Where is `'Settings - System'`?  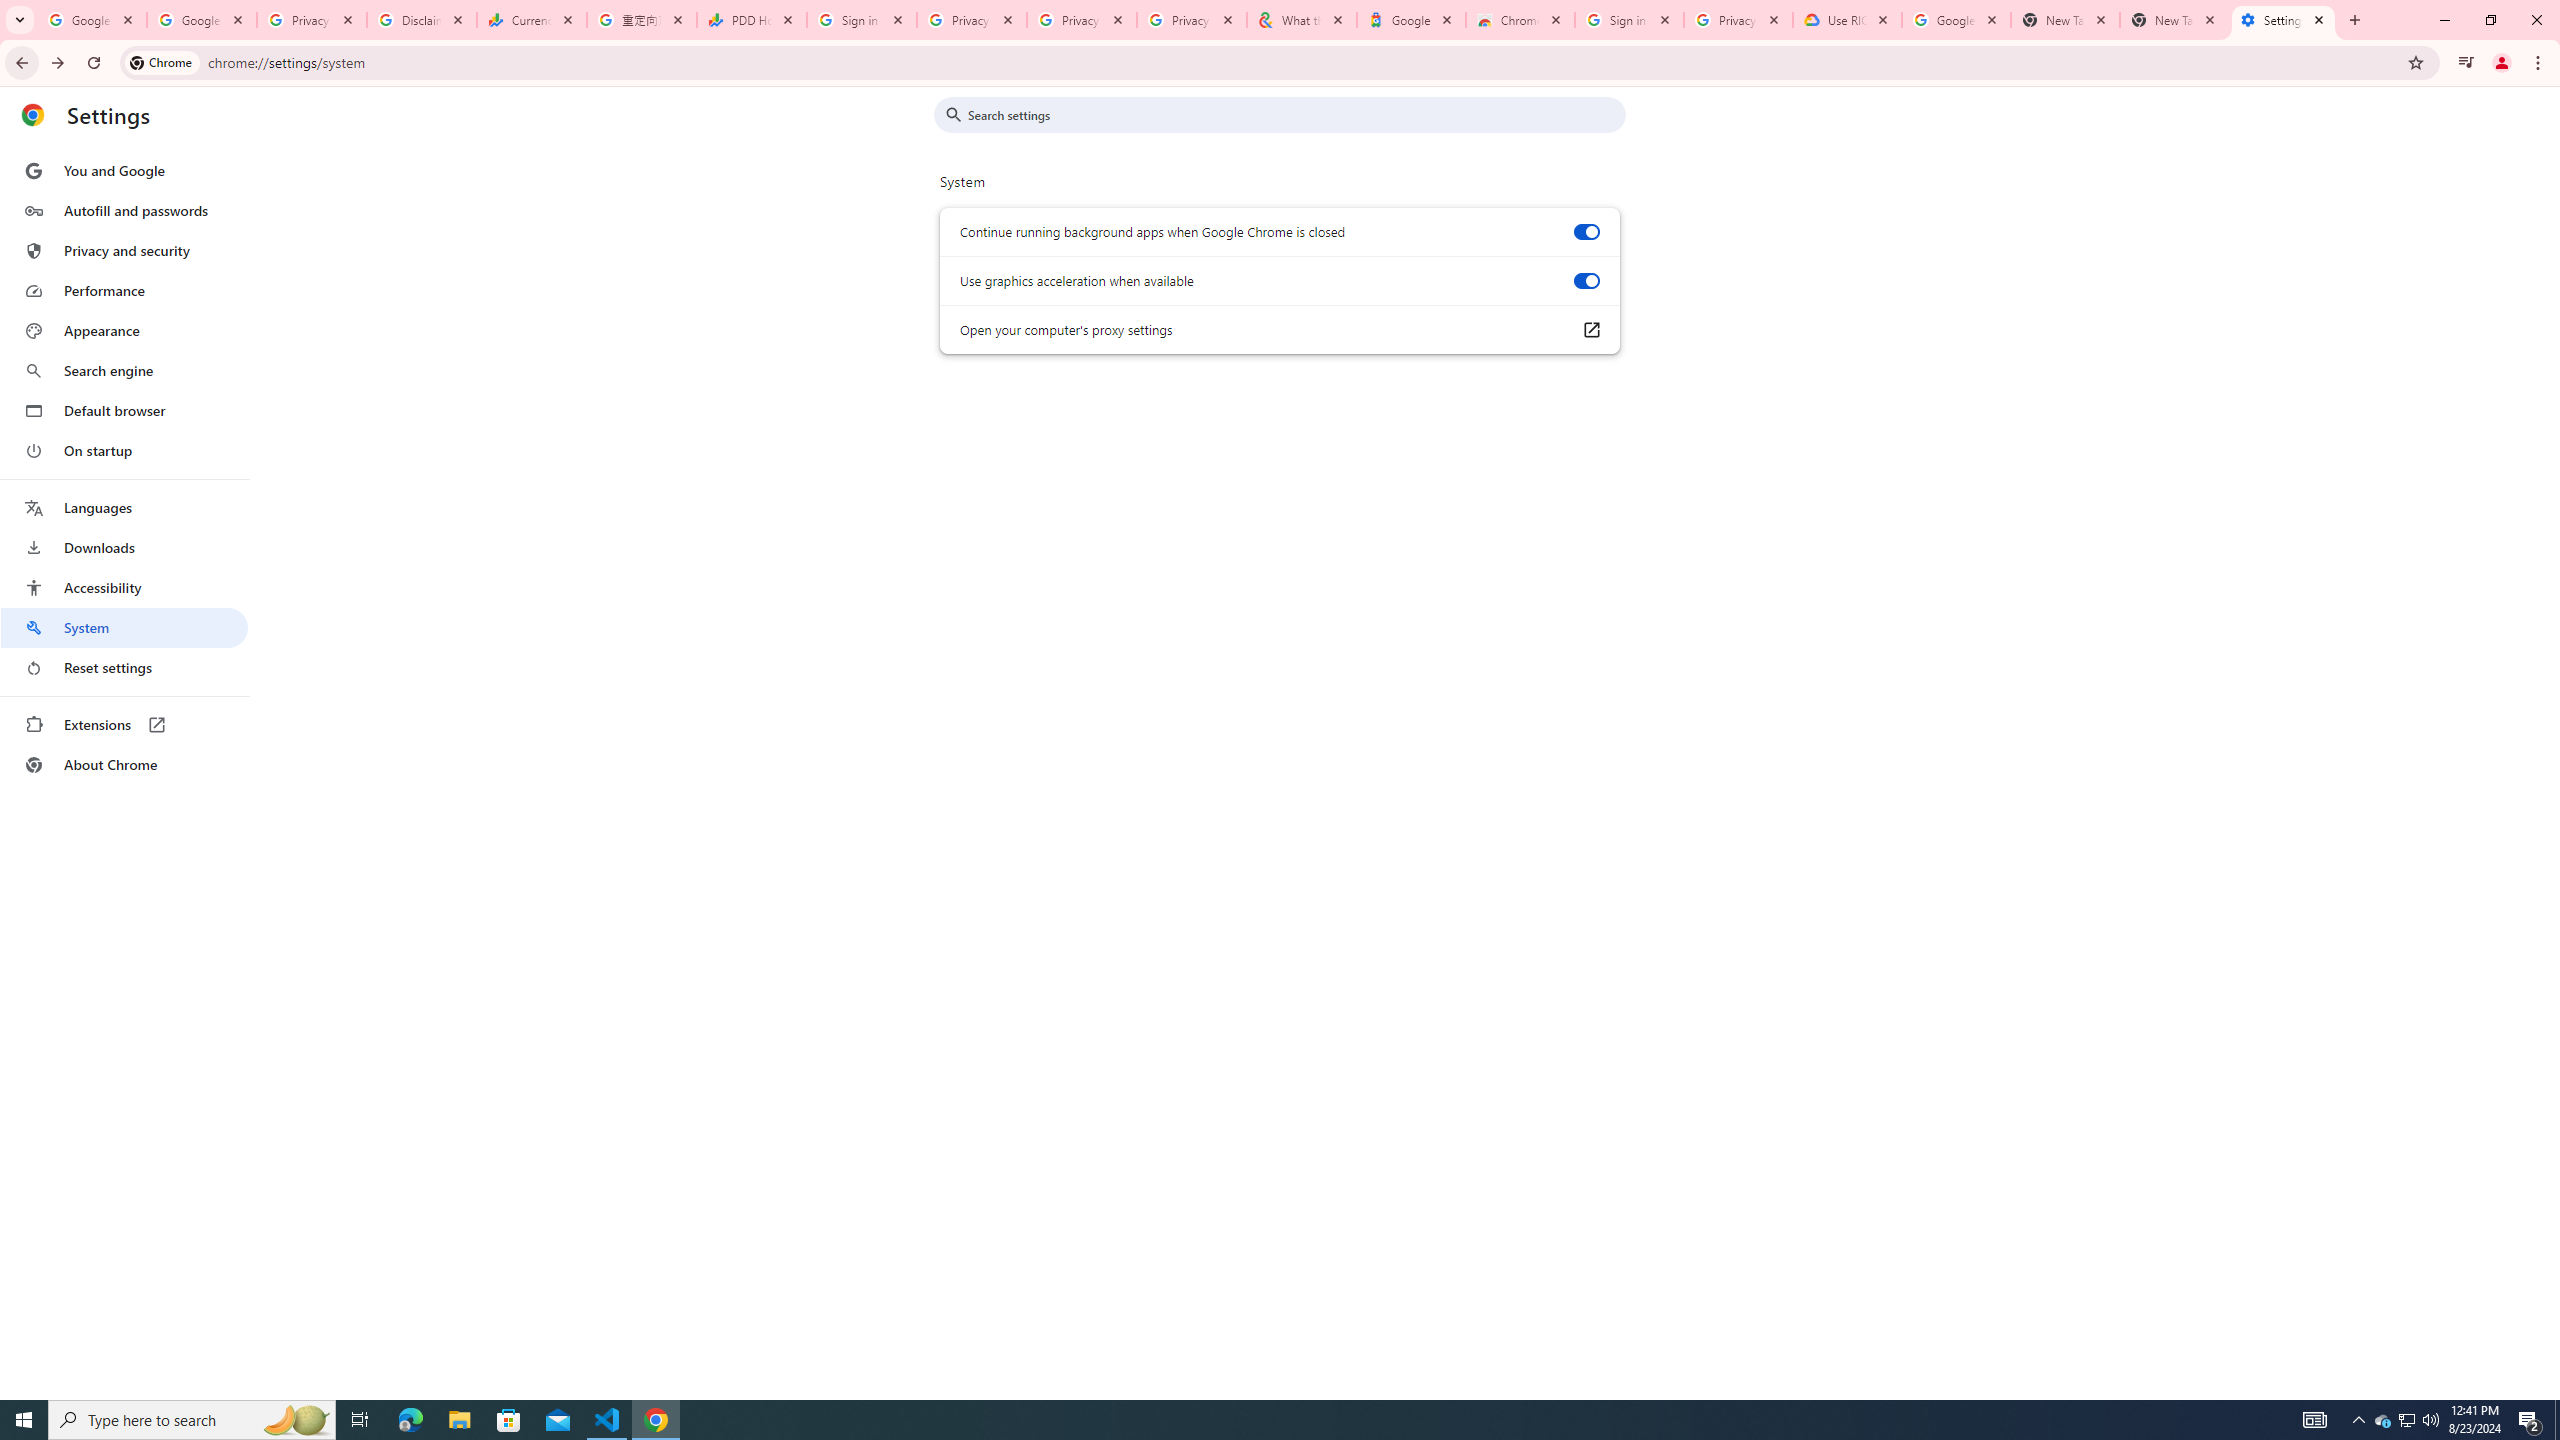 'Settings - System' is located at coordinates (2282, 19).